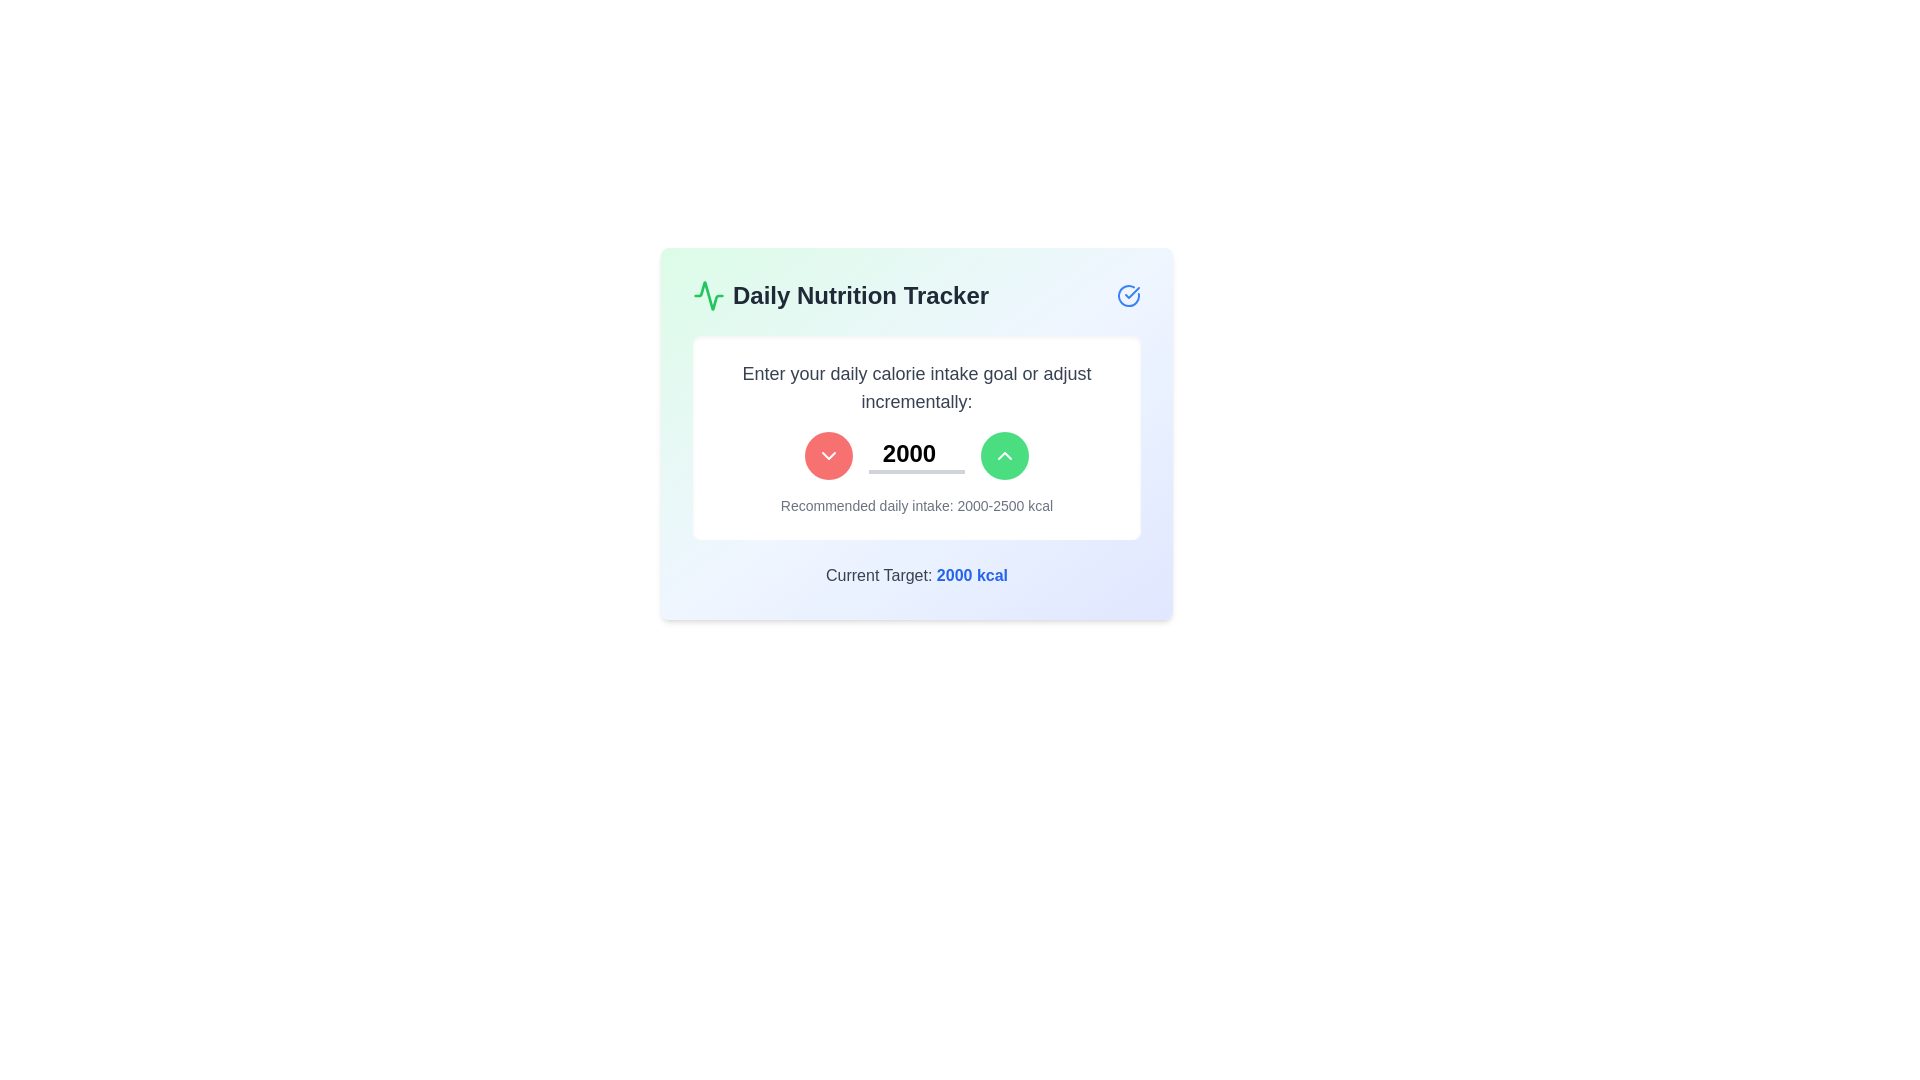  What do you see at coordinates (915, 296) in the screenshot?
I see `text content of the Header displaying 'Daily Nutrition Tracker', which is located at the top of the card with a green waveform icon to the left and a blue circle-checkmark icon to the right` at bounding box center [915, 296].